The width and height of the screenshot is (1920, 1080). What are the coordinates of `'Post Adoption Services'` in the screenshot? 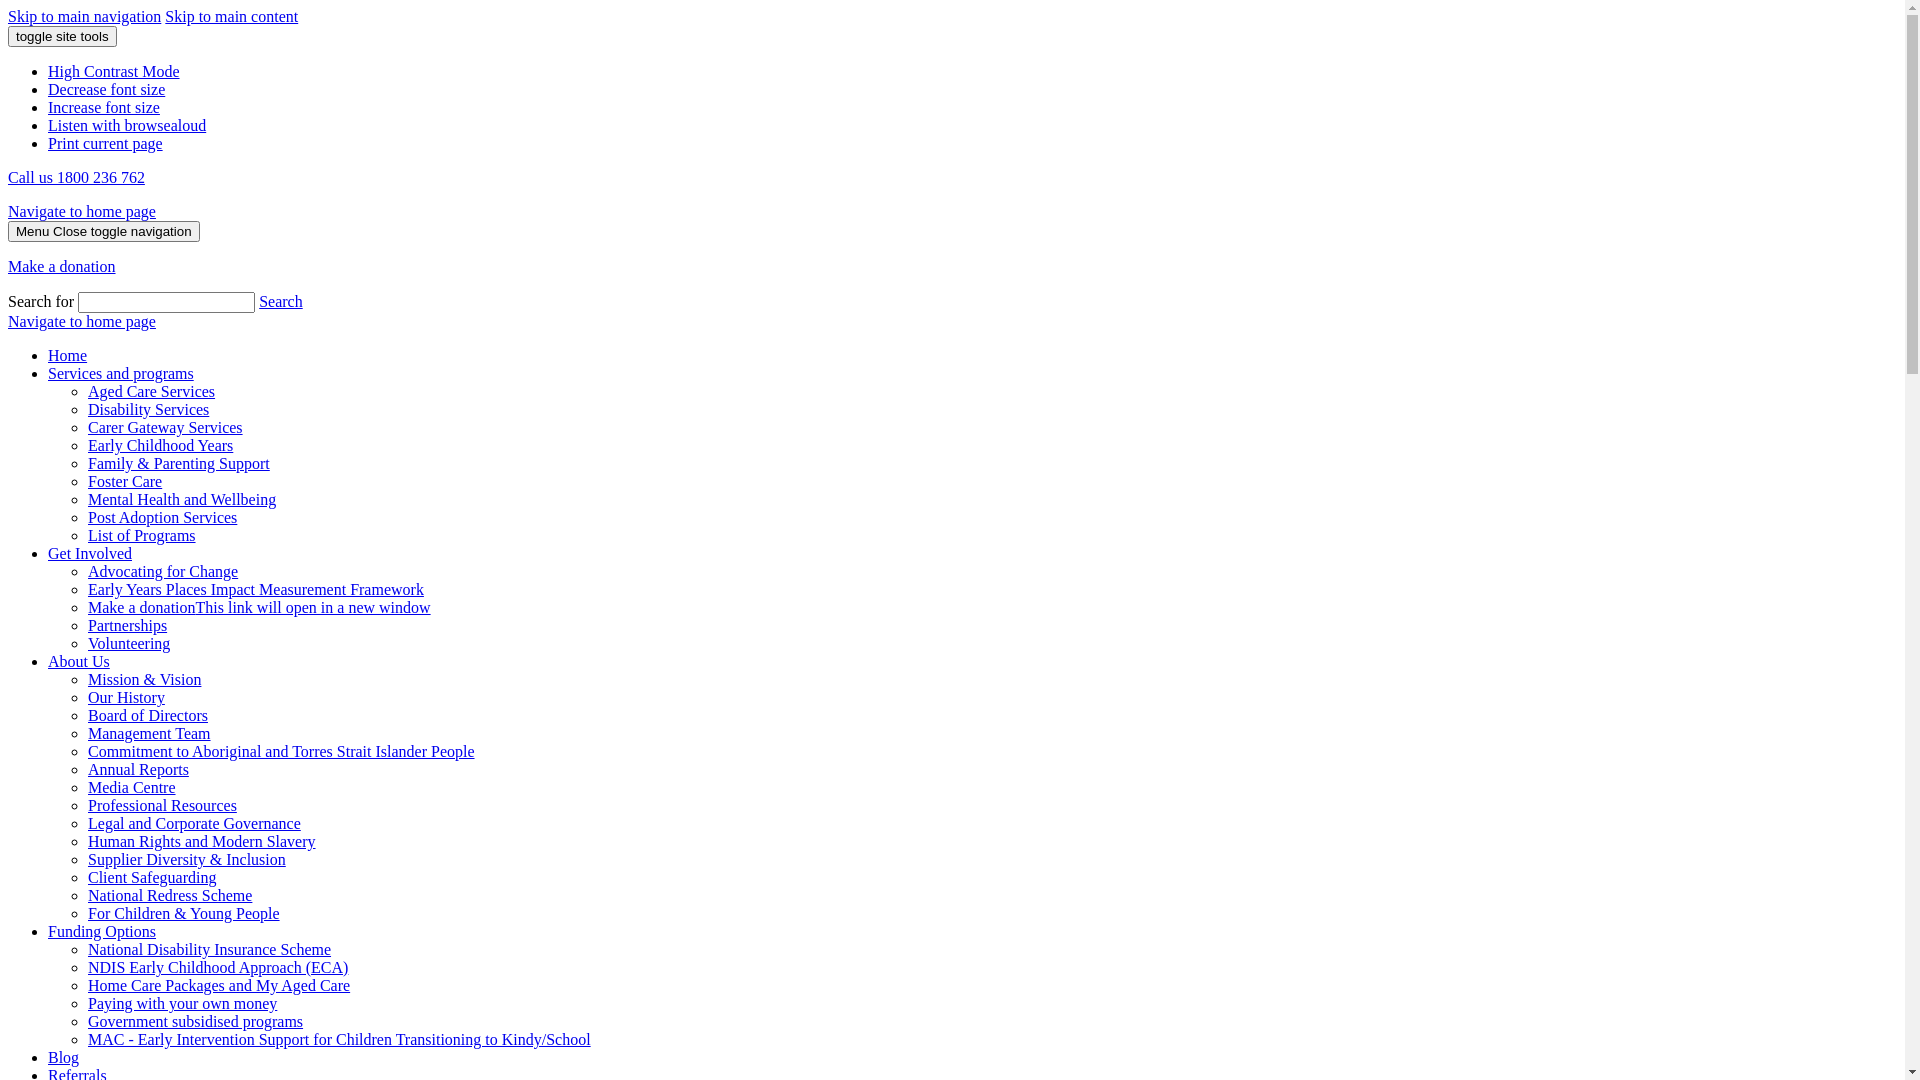 It's located at (162, 516).